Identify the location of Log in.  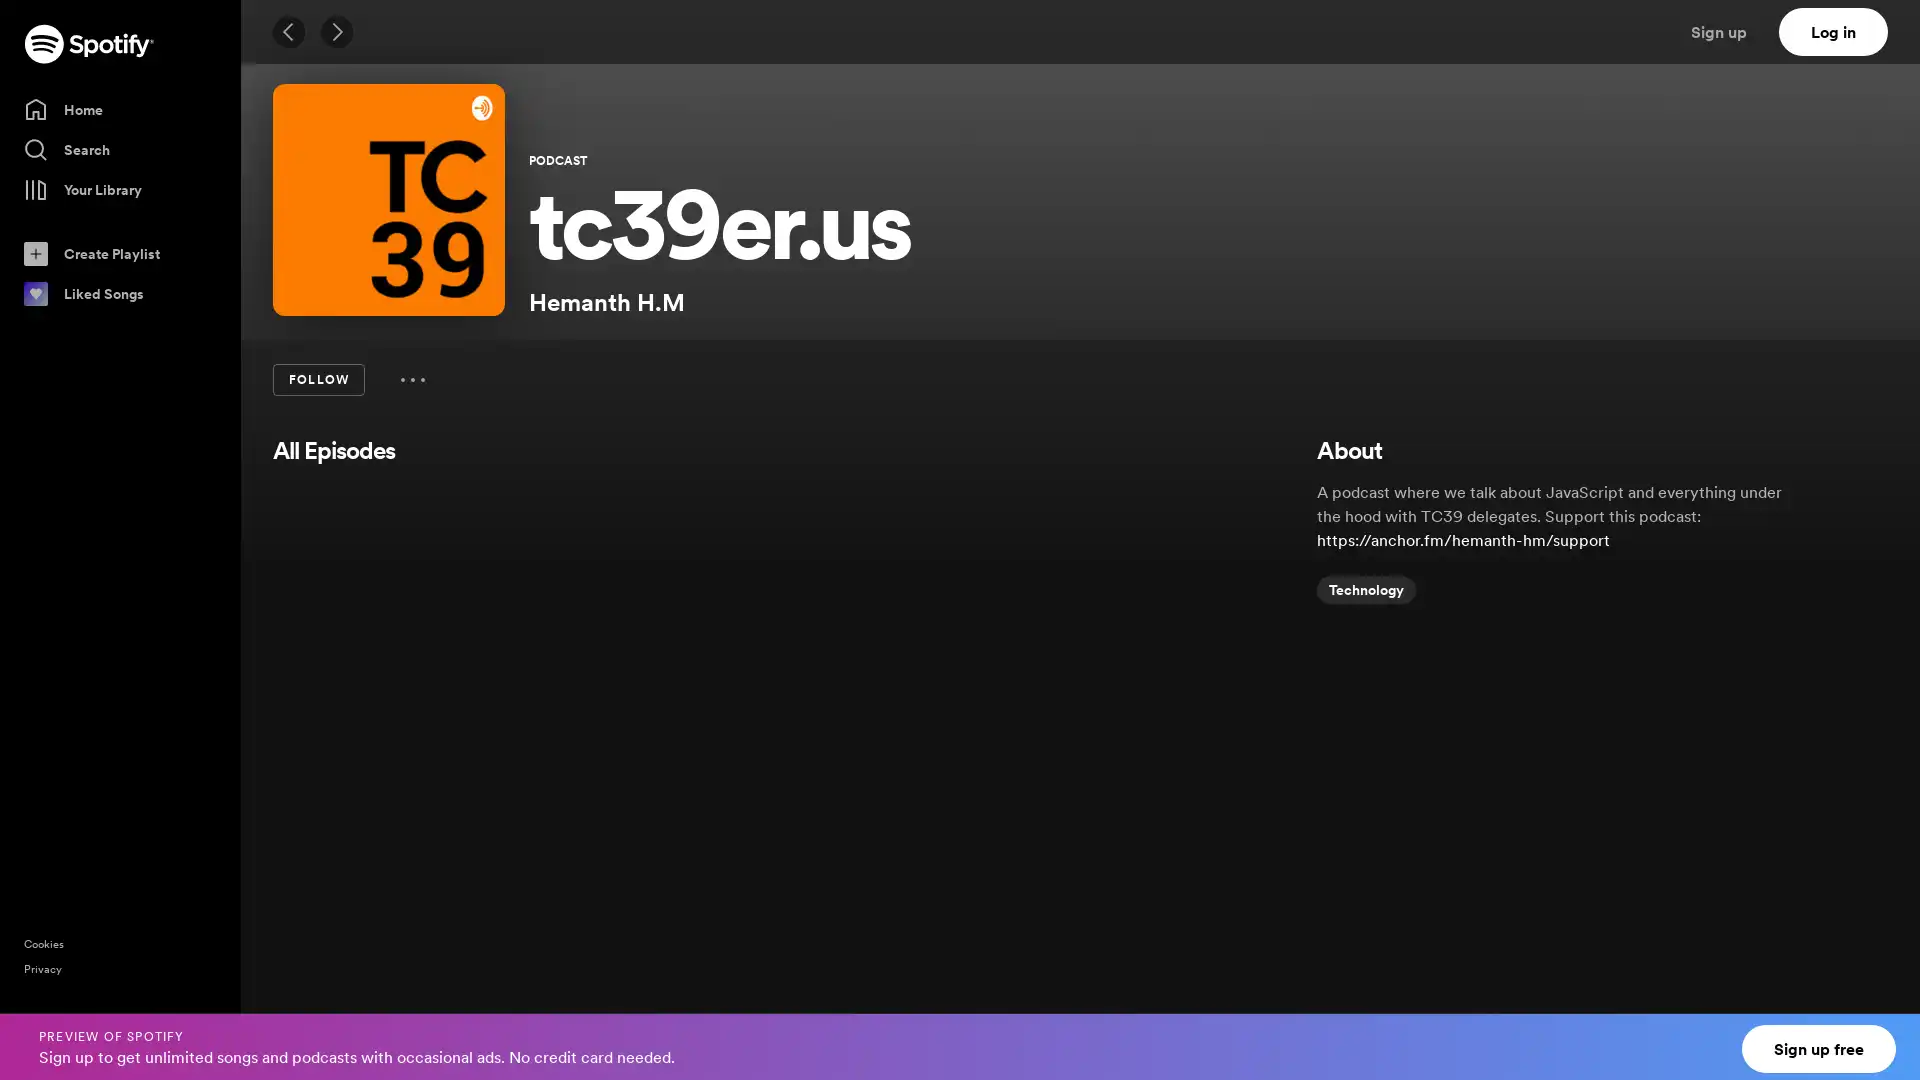
(1833, 31).